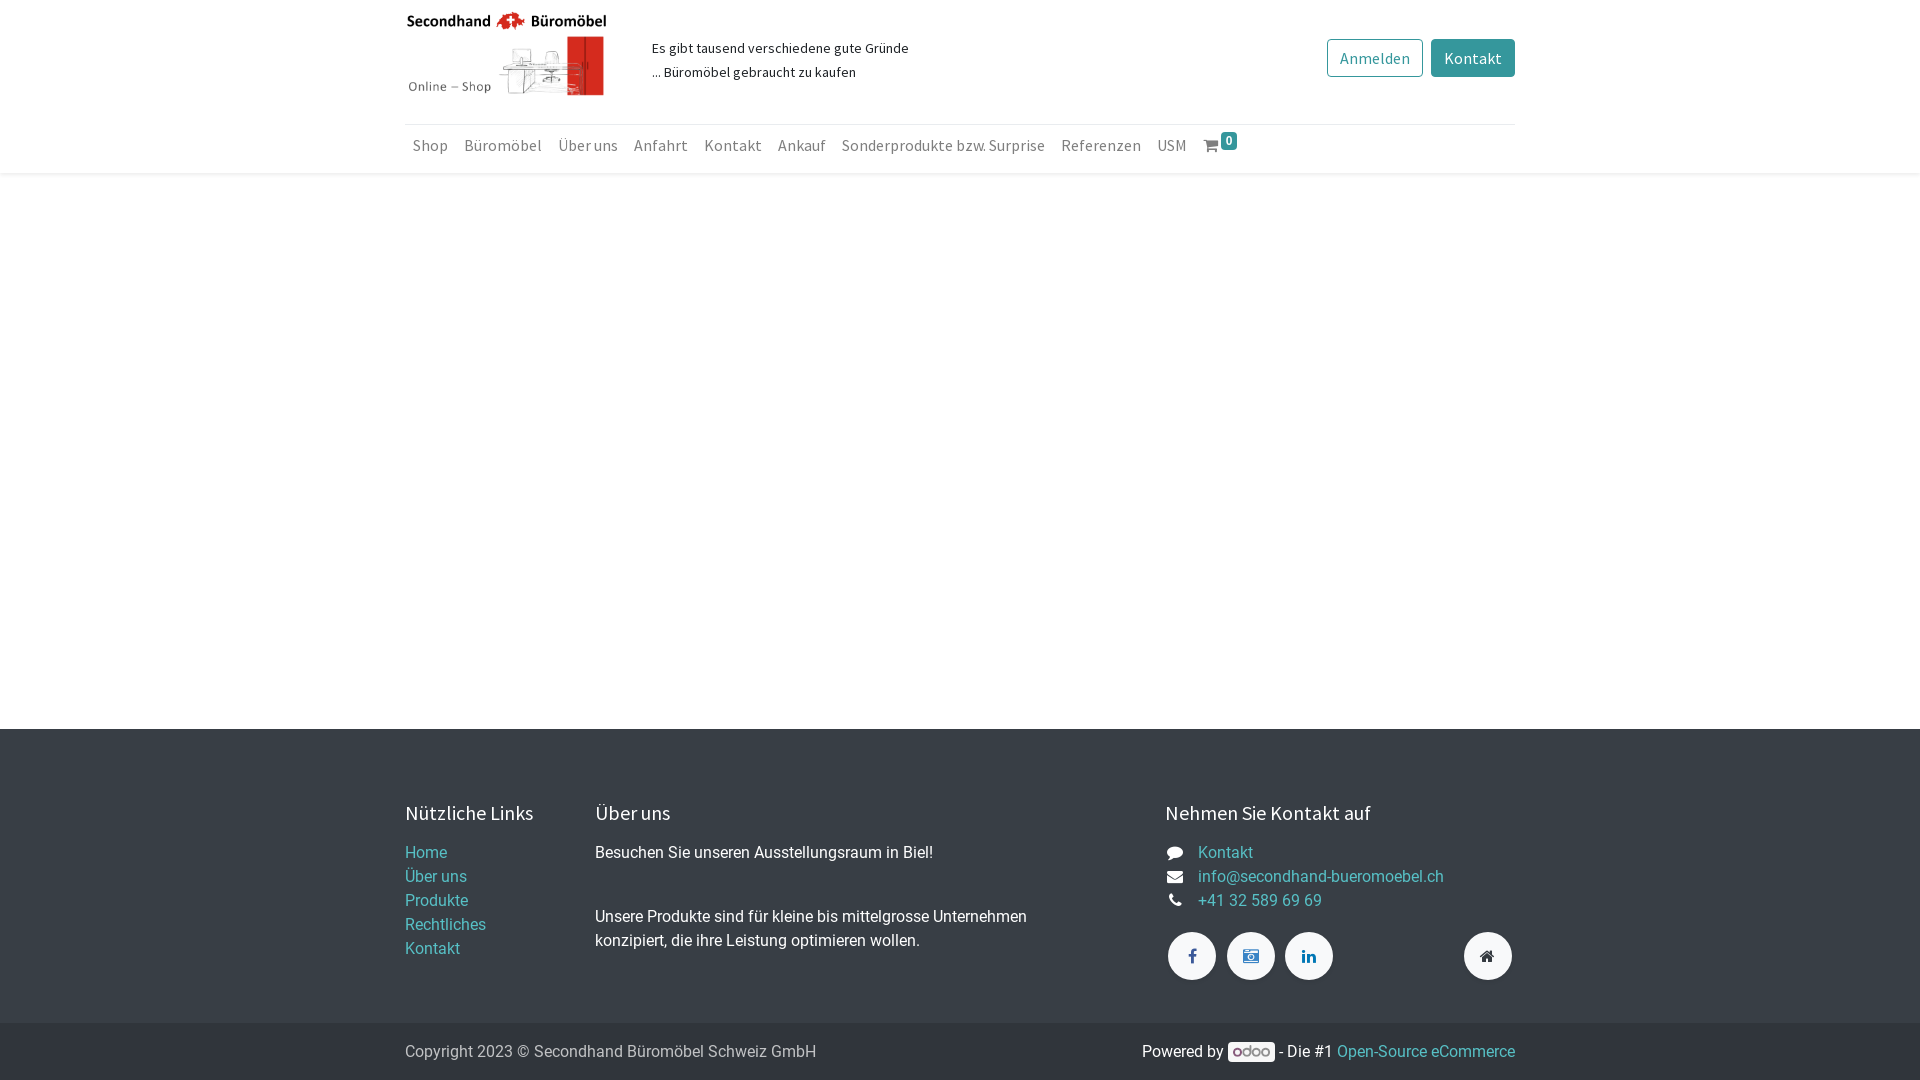 The image size is (1920, 1080). What do you see at coordinates (429, 144) in the screenshot?
I see `'Shop'` at bounding box center [429, 144].